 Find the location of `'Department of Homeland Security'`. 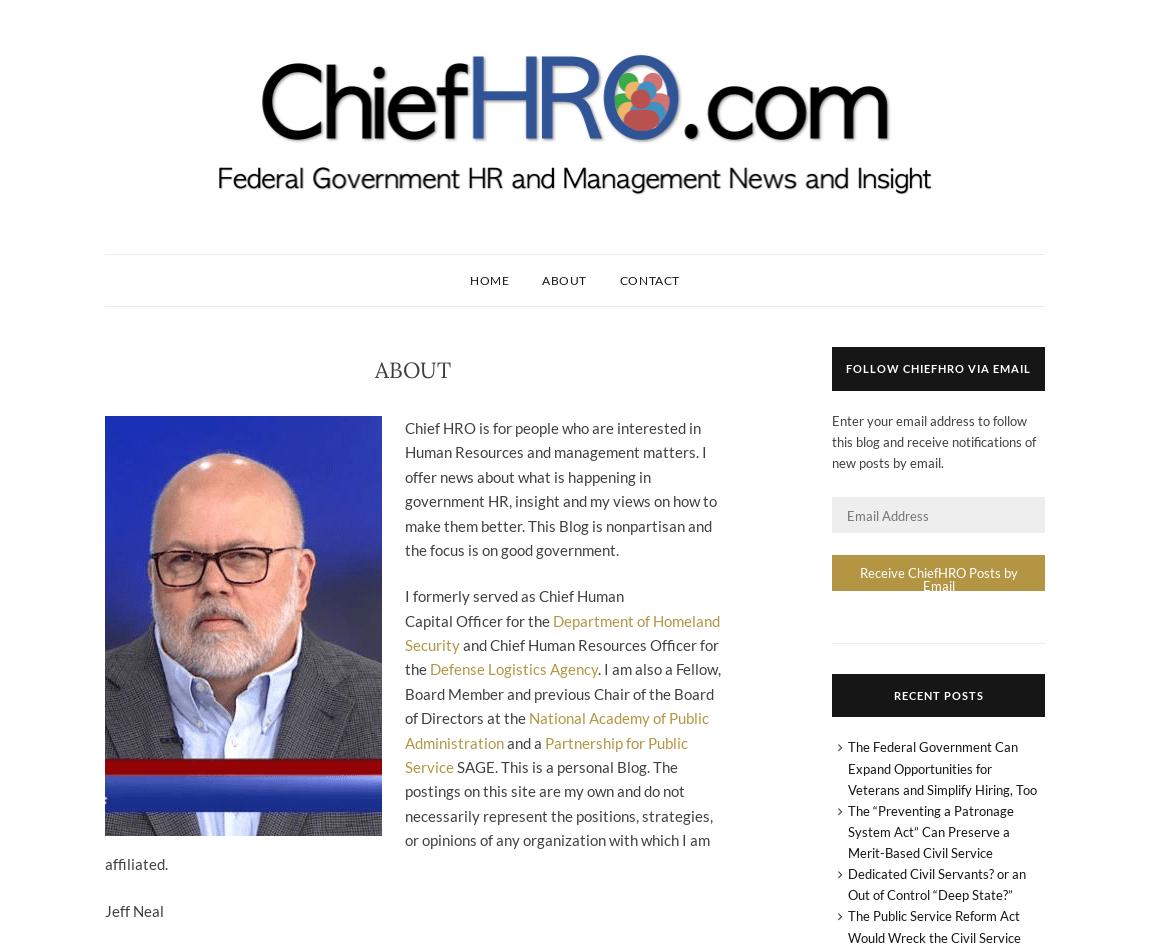

'Department of Homeland Security' is located at coordinates (561, 631).